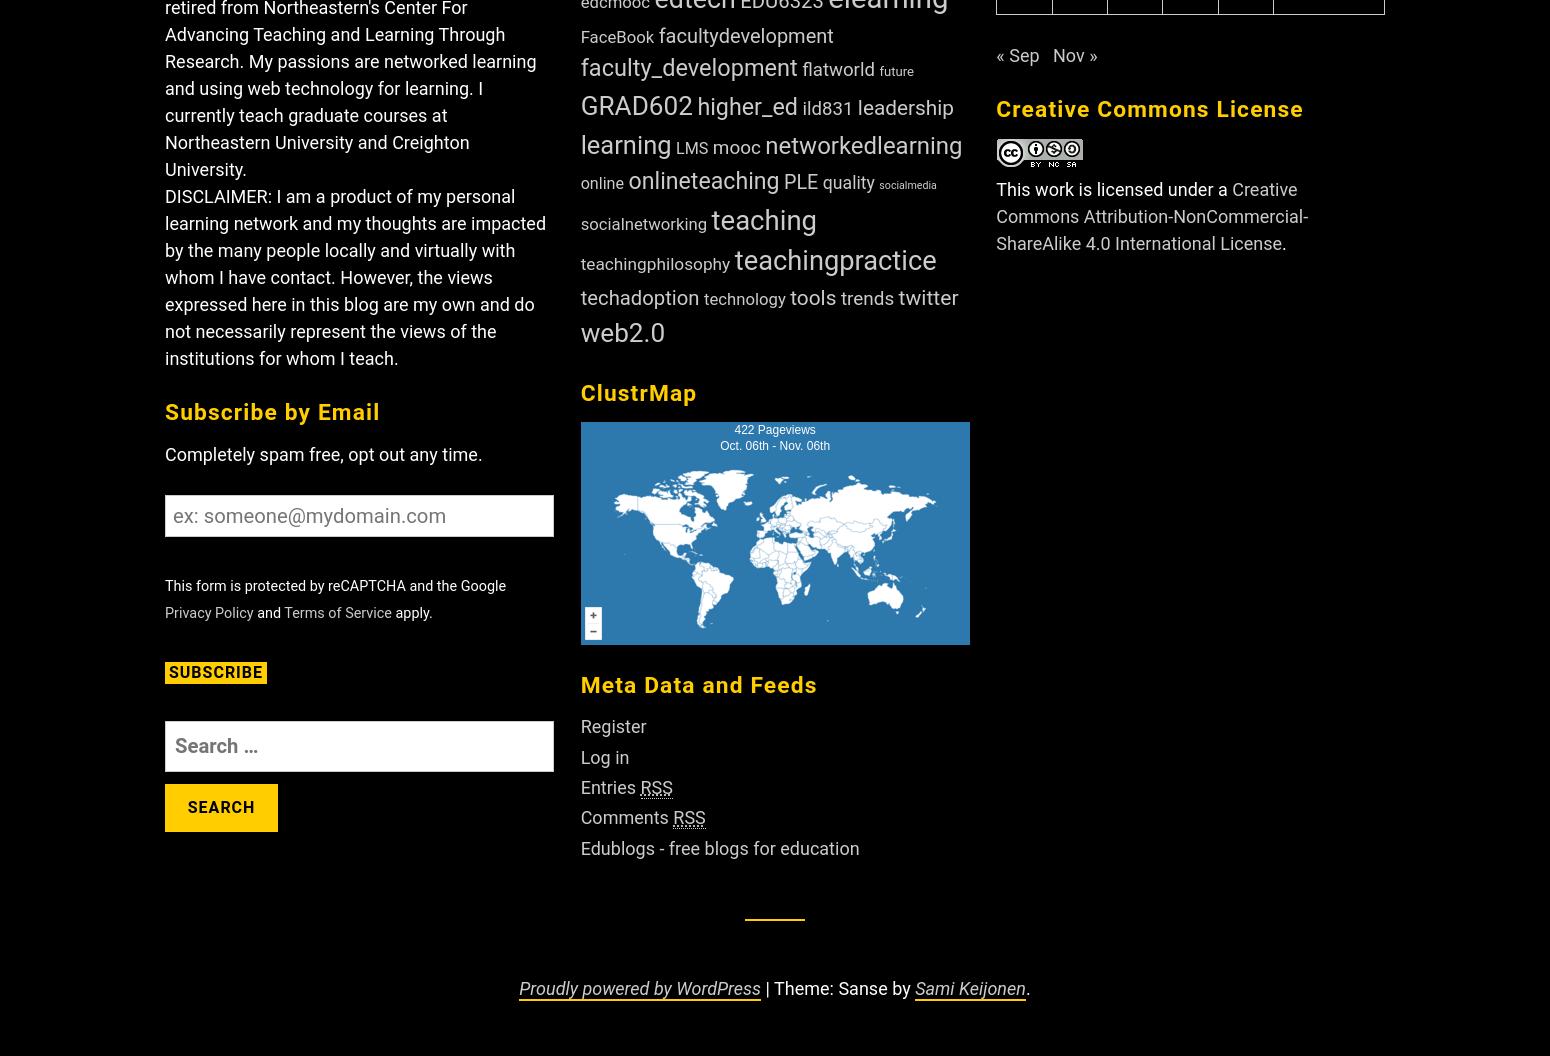 Image resolution: width=1550 pixels, height=1056 pixels. I want to click on 'trends', so click(867, 297).